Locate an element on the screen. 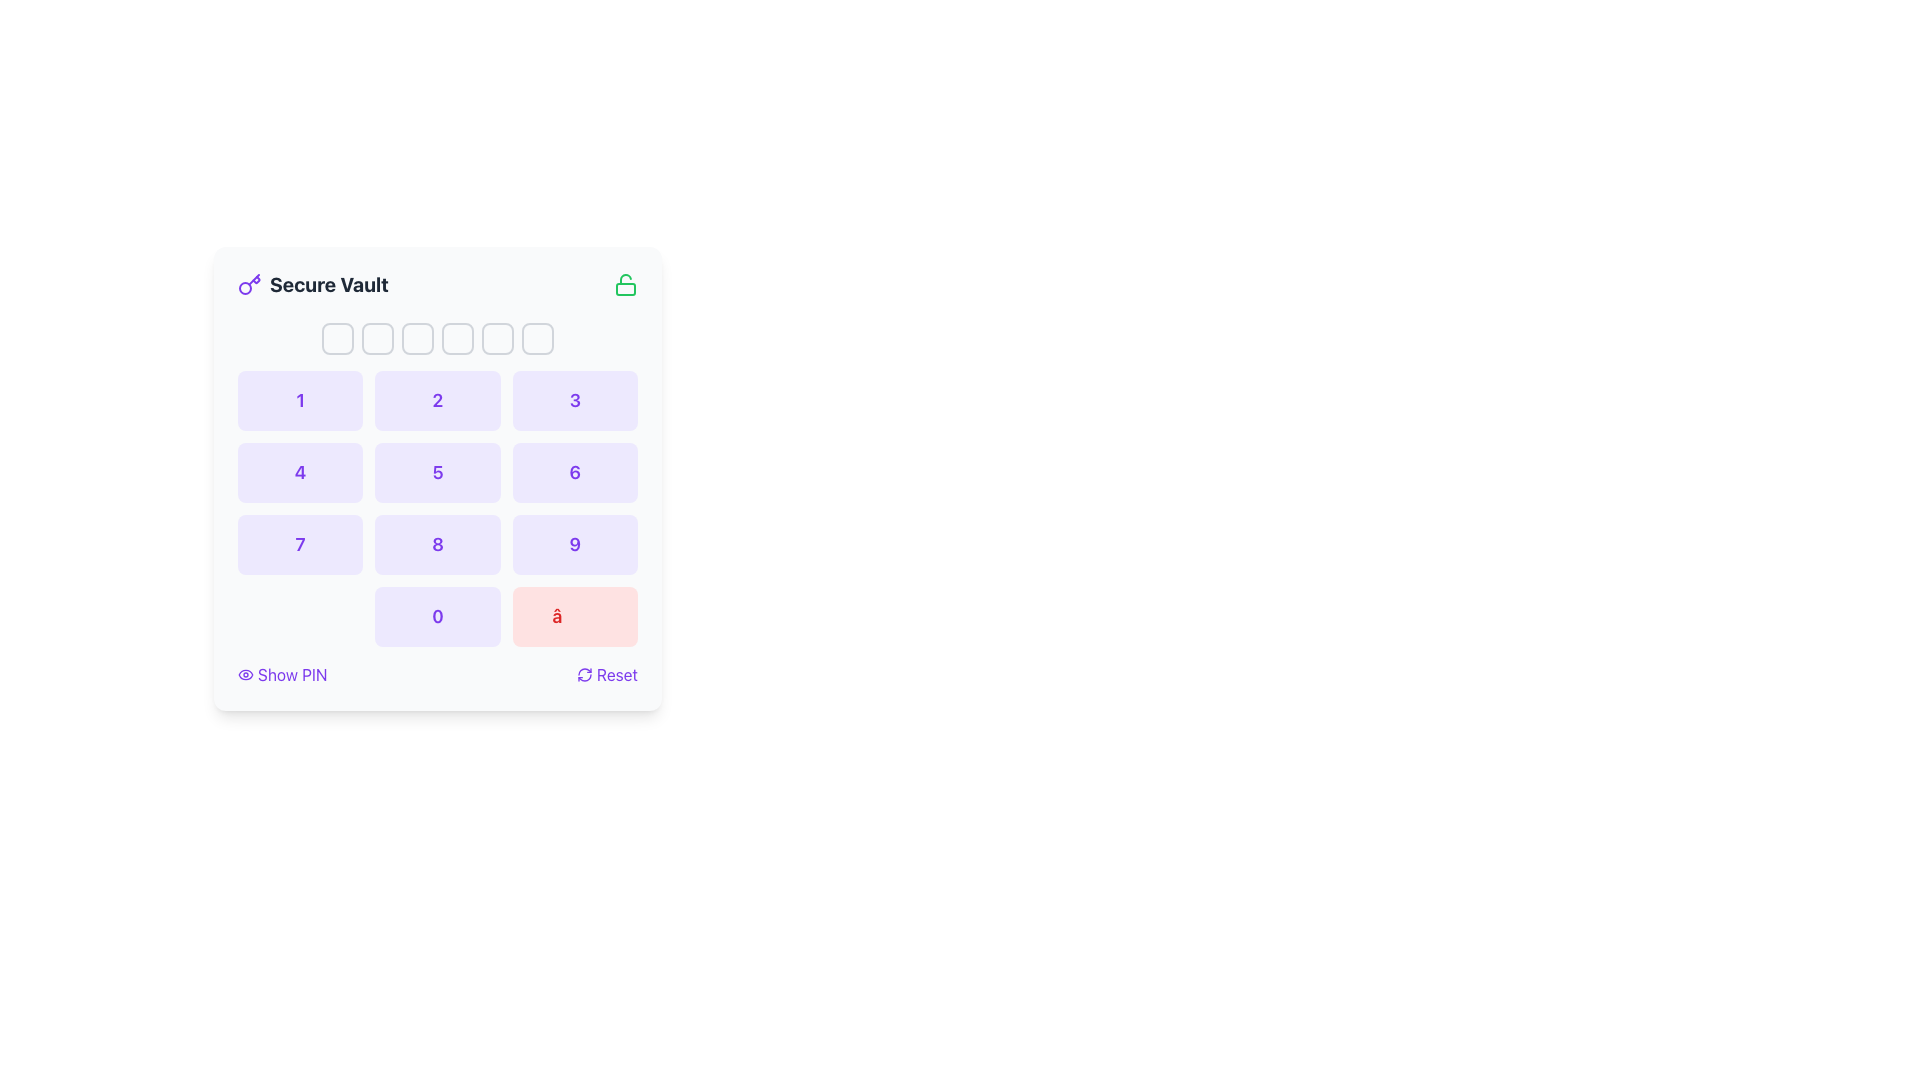 The width and height of the screenshot is (1920, 1080). the text label with an icon in the bottom left corner of the modal is located at coordinates (291, 675).